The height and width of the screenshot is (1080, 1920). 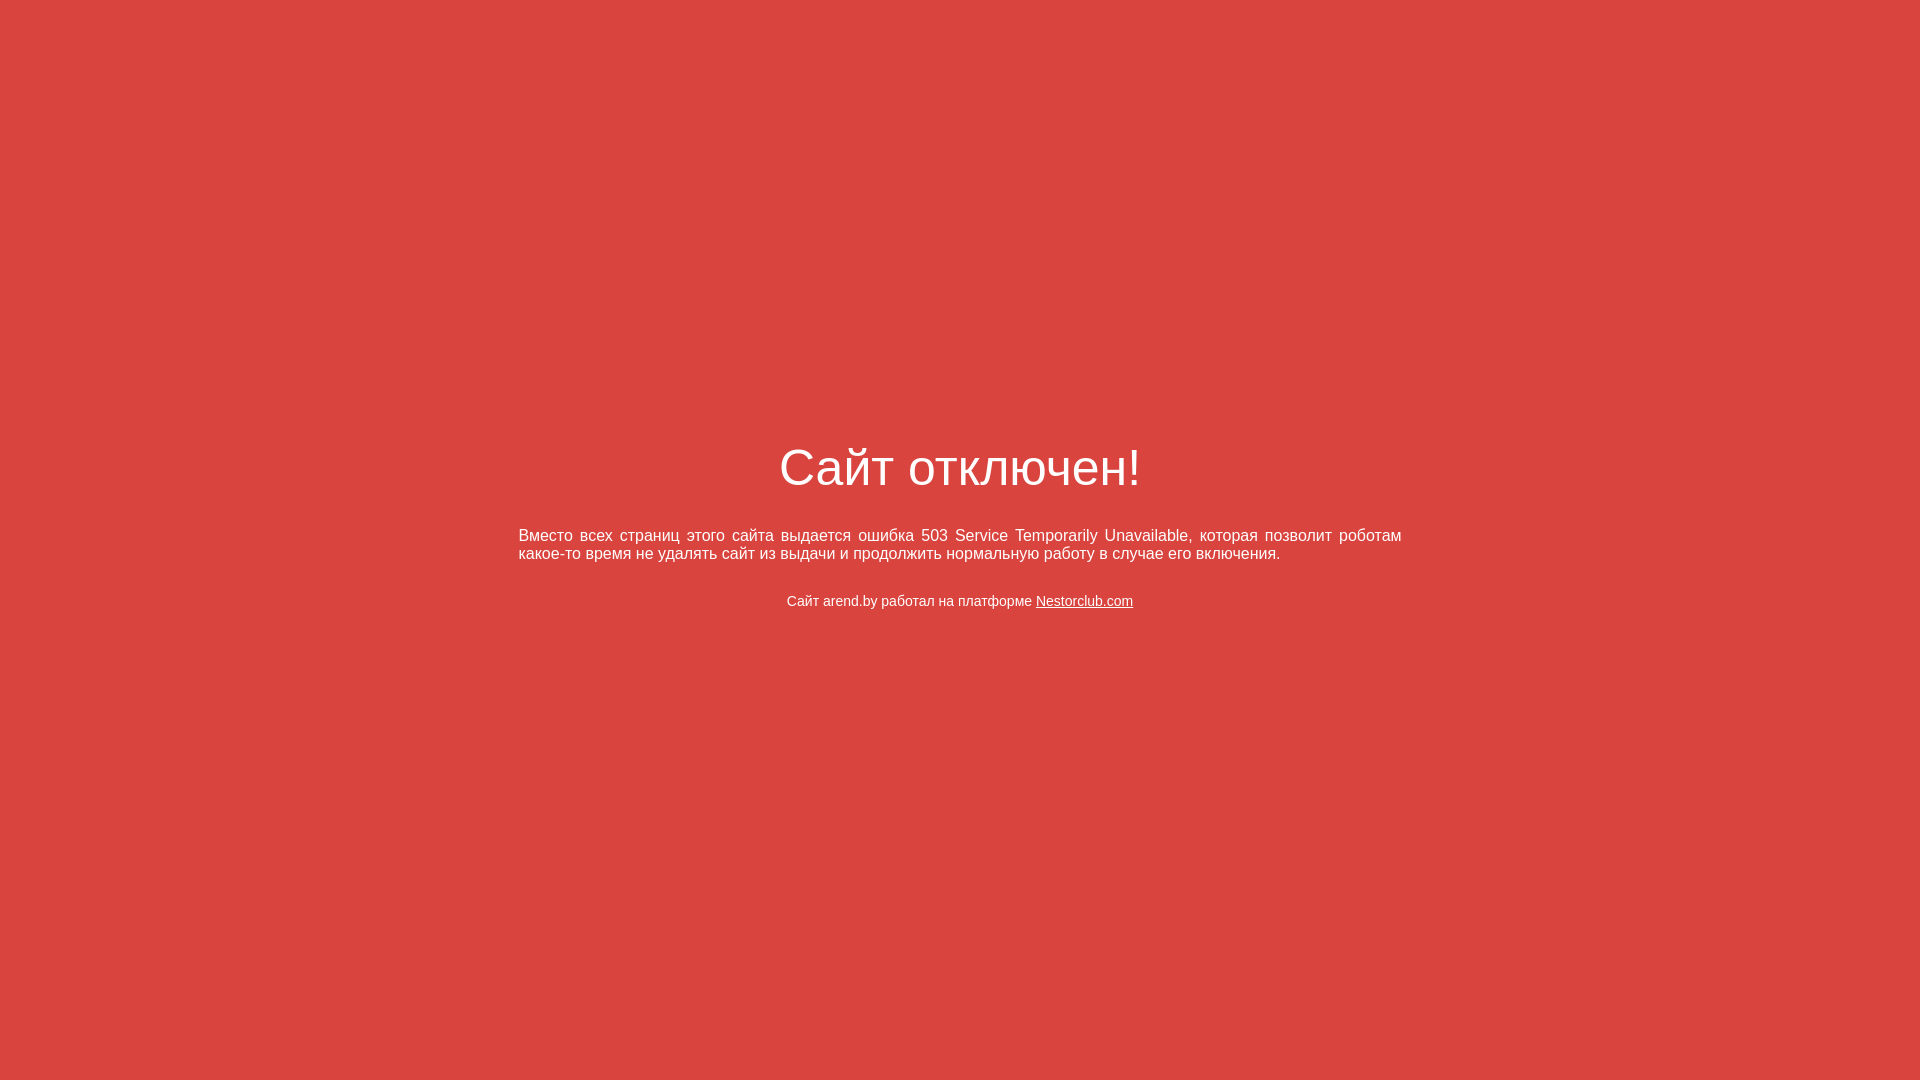 What do you see at coordinates (1036, 600) in the screenshot?
I see `'Nestorclub.com'` at bounding box center [1036, 600].